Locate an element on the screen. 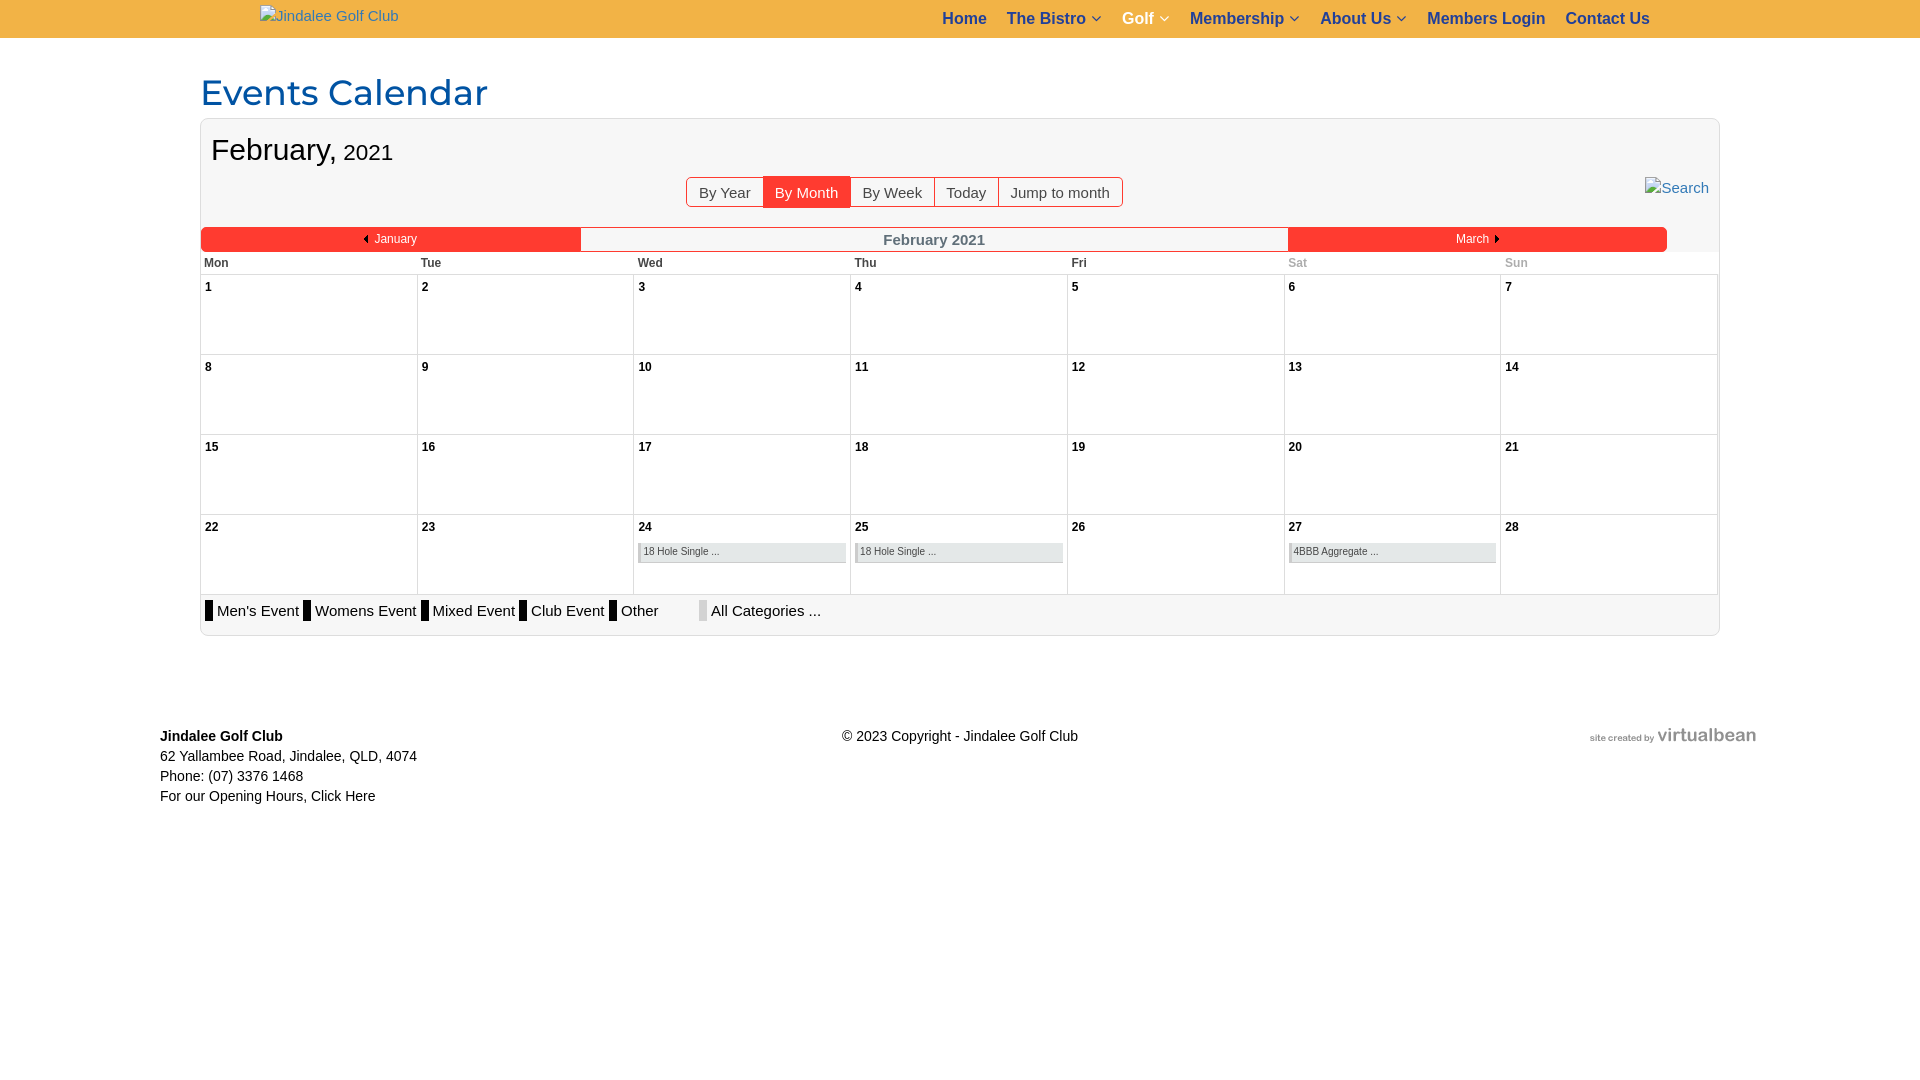  '25' is located at coordinates (861, 526).